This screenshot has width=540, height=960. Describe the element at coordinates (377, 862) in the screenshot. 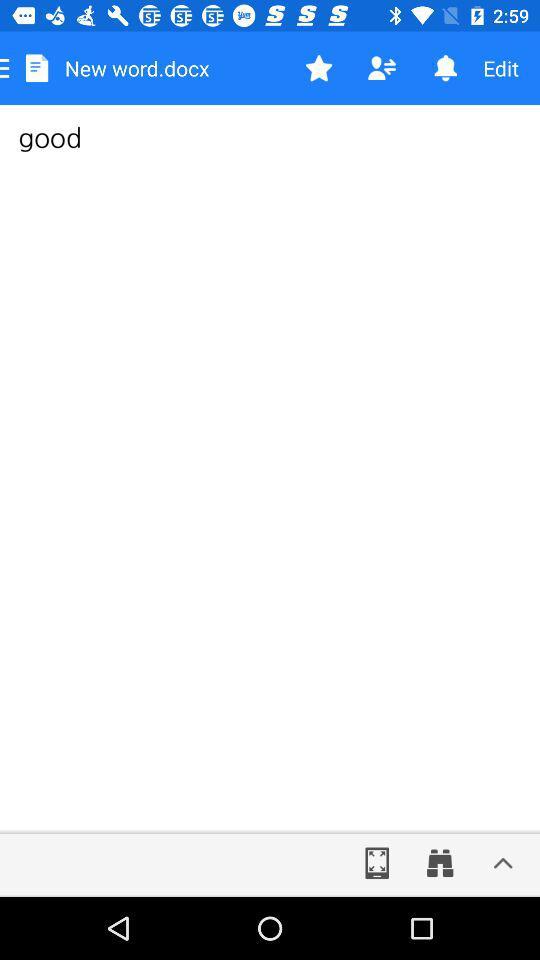

I see `full screen` at that location.